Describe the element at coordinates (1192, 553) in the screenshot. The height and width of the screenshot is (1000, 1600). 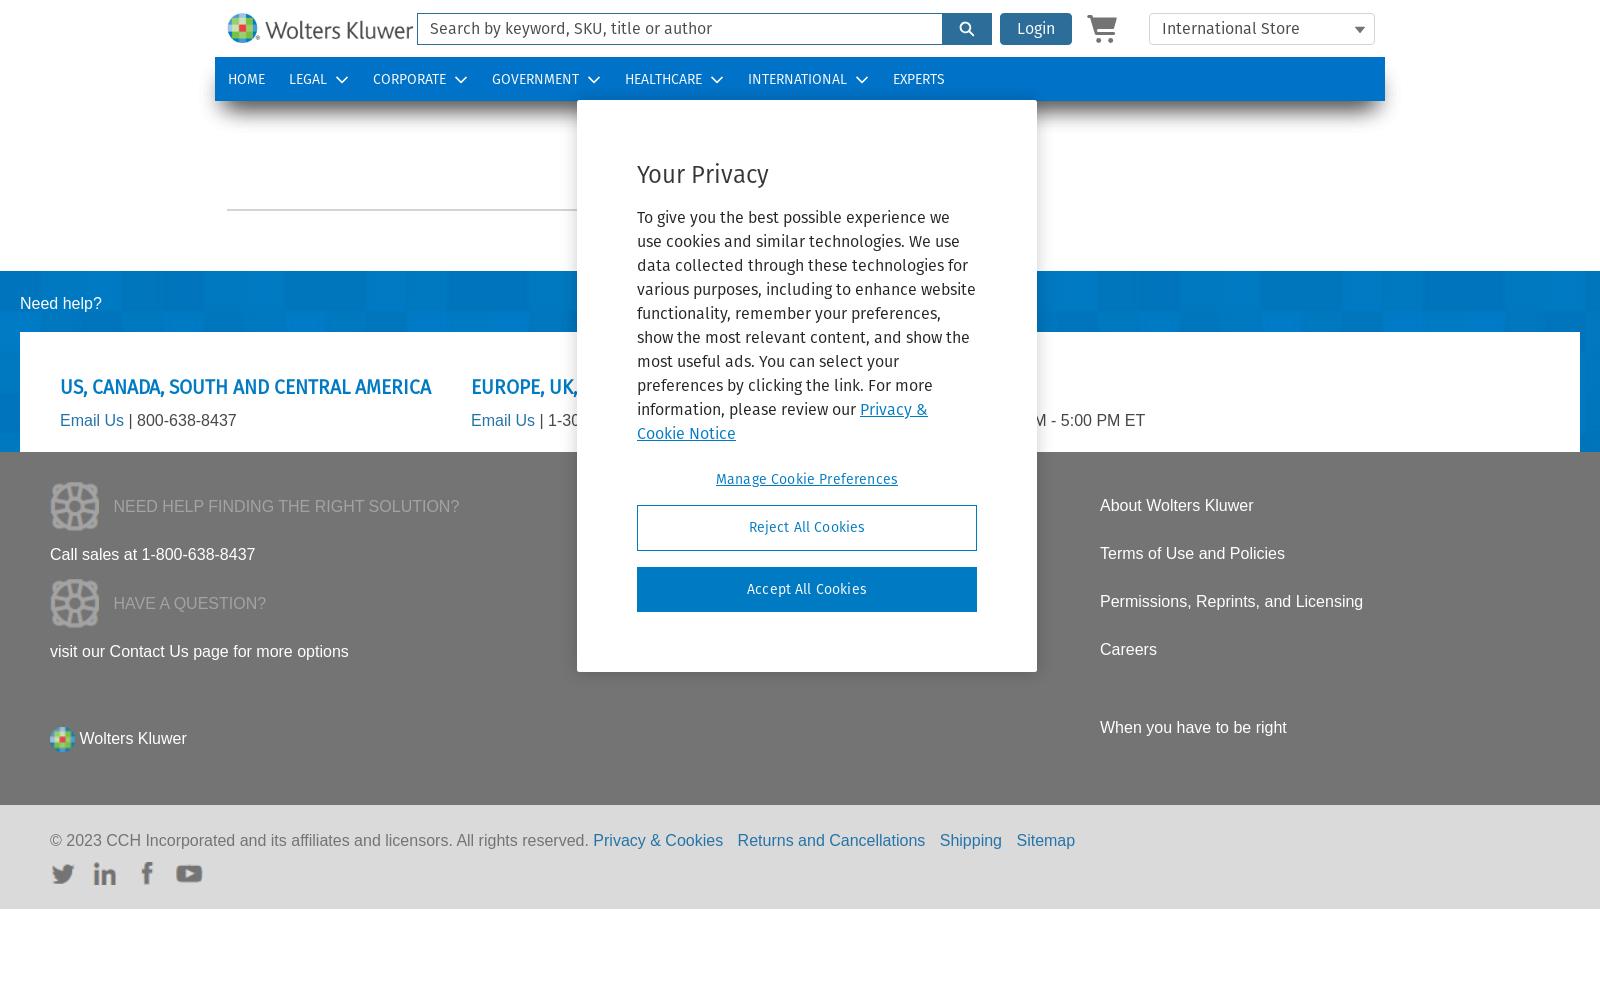
I see `'Terms of Use and Policies'` at that location.